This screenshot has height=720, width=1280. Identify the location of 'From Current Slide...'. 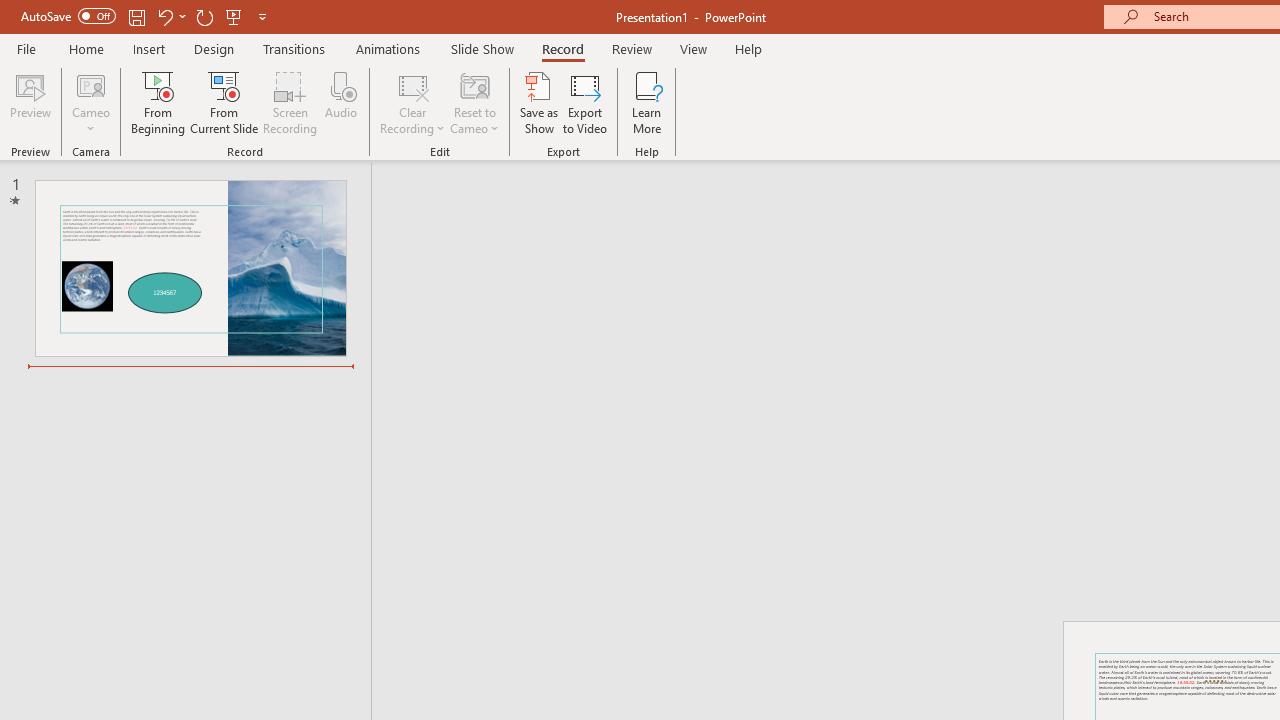
(224, 103).